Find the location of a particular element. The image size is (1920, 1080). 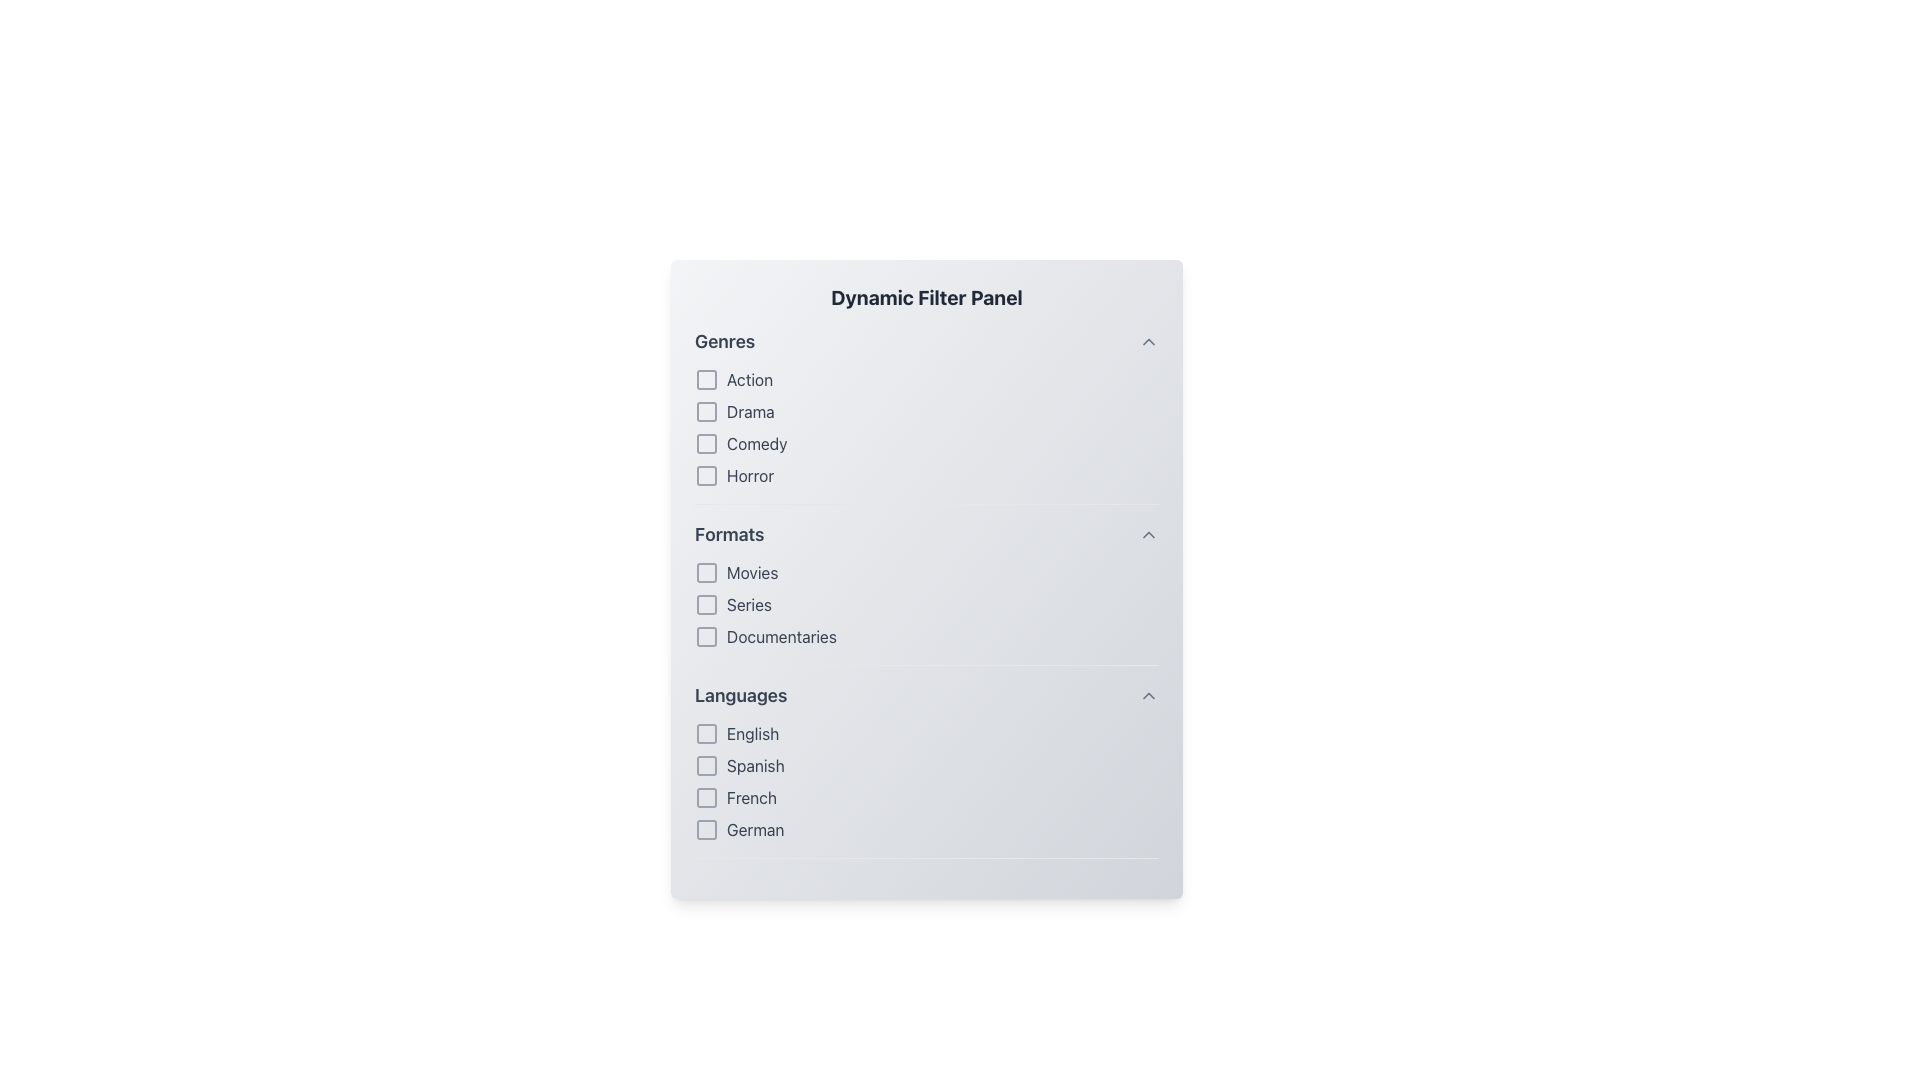

the third checkbox in the 'Genres' section of the filter panel is located at coordinates (706, 442).